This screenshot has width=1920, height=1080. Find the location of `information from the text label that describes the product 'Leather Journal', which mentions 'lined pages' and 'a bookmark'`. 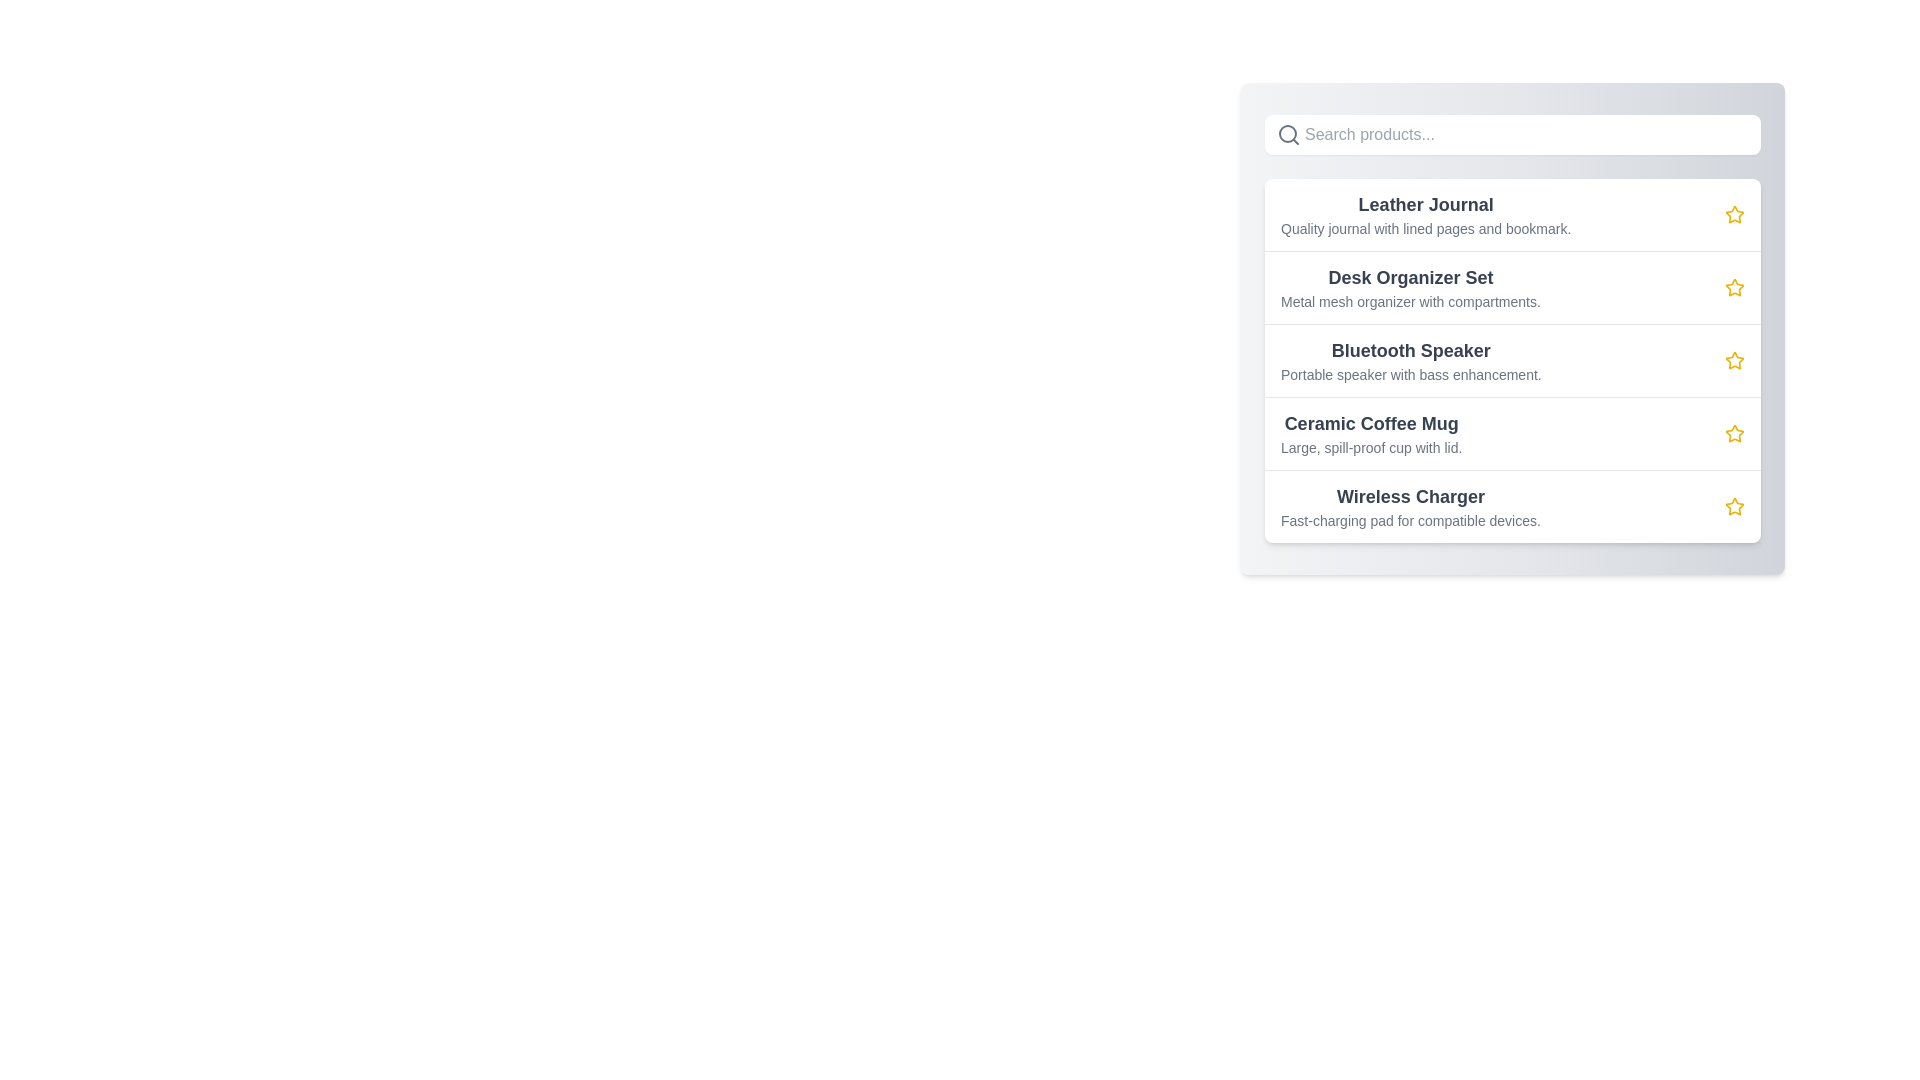

information from the text label that describes the product 'Leather Journal', which mentions 'lined pages' and 'a bookmark' is located at coordinates (1425, 227).